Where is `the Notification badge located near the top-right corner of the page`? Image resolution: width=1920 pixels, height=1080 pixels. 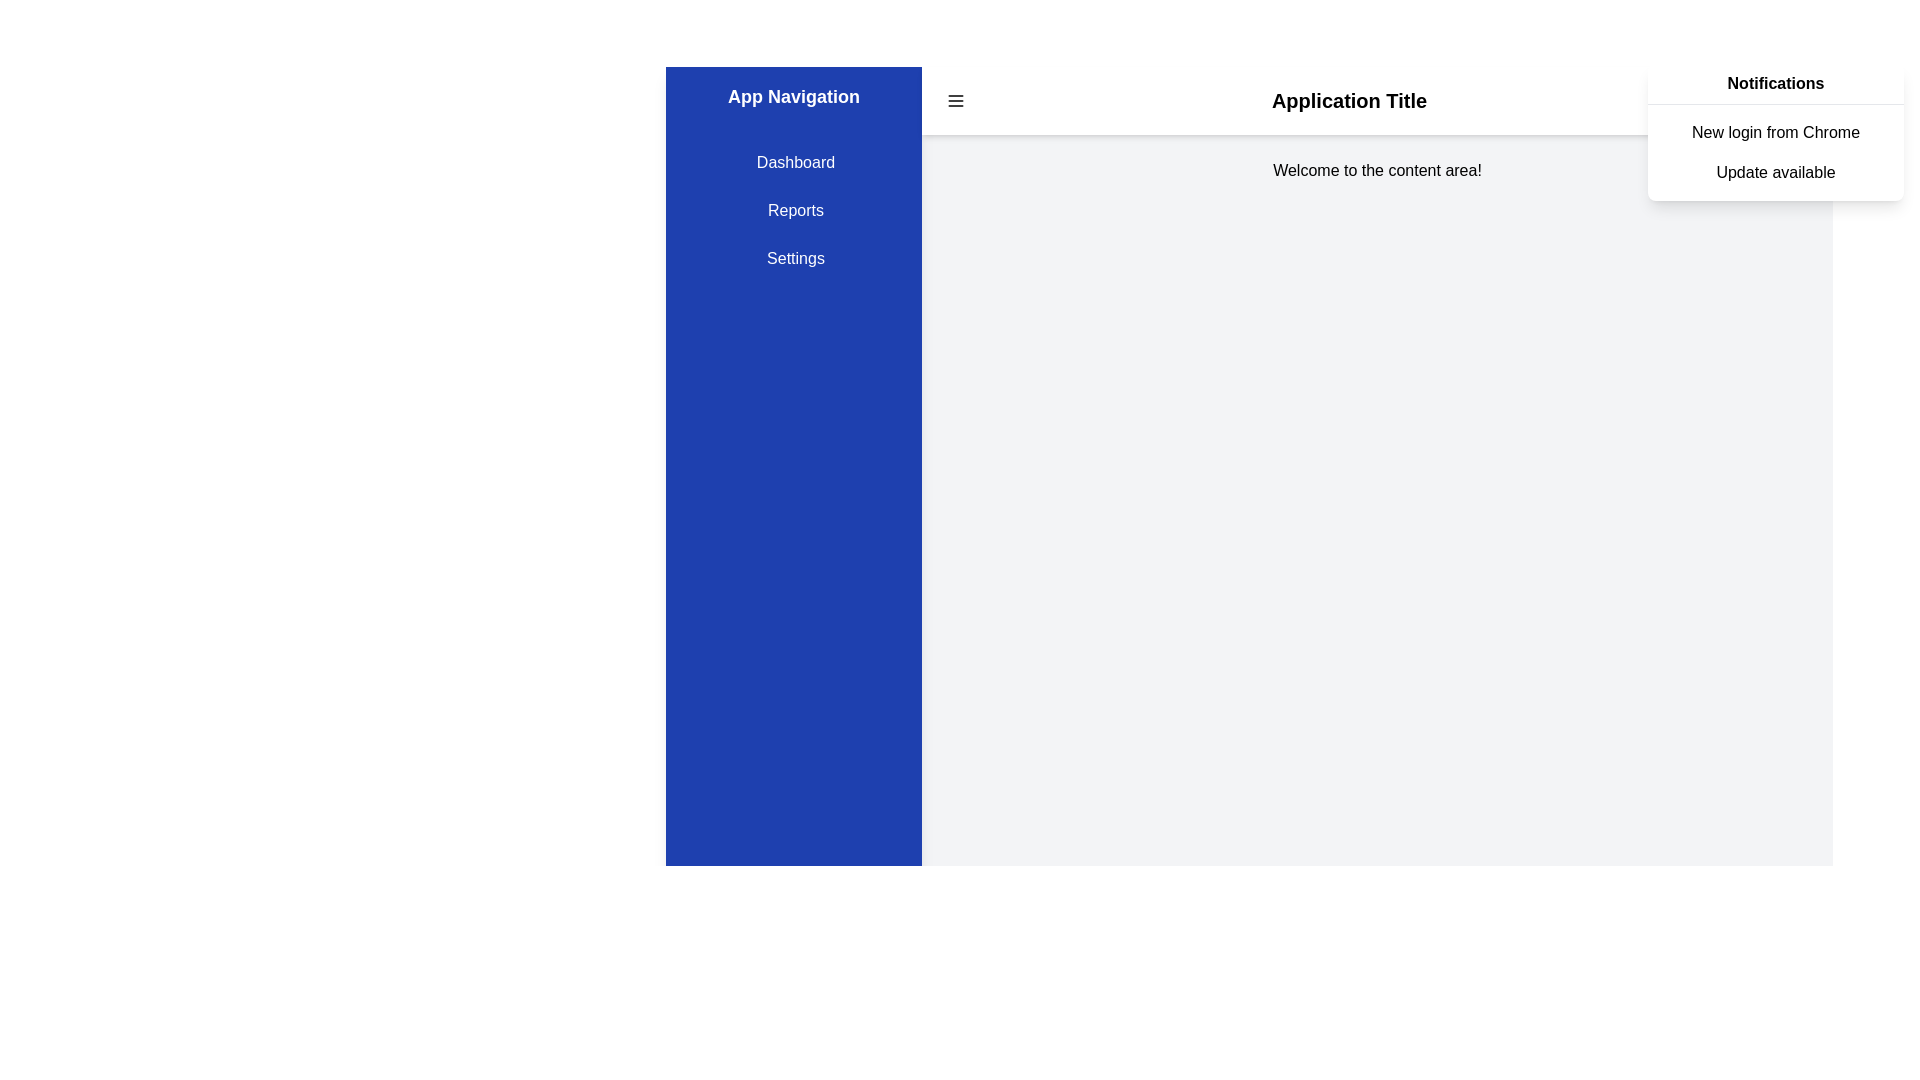 the Notification badge located near the top-right corner of the page is located at coordinates (1771, 100).